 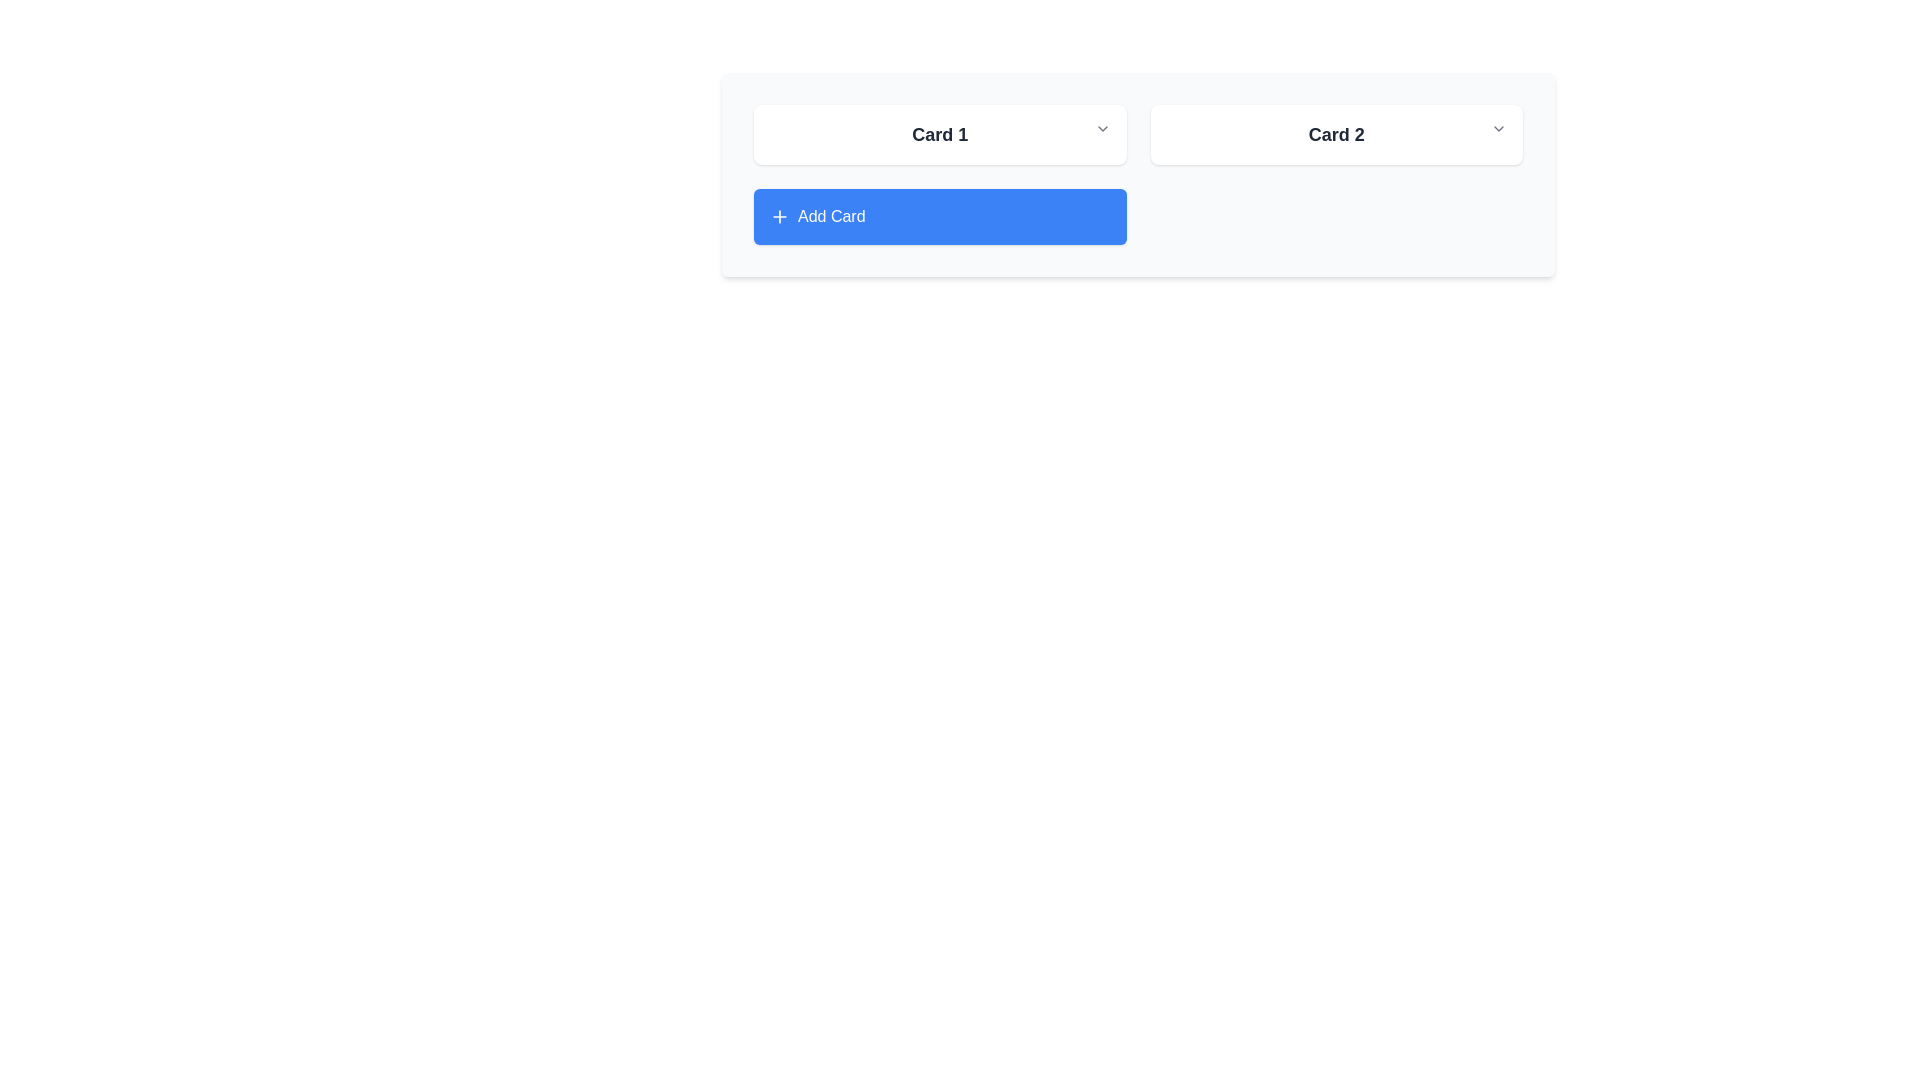 I want to click on the interactive button with an arrow icon located in the top-right corner of 'Card 2', so click(x=1498, y=128).